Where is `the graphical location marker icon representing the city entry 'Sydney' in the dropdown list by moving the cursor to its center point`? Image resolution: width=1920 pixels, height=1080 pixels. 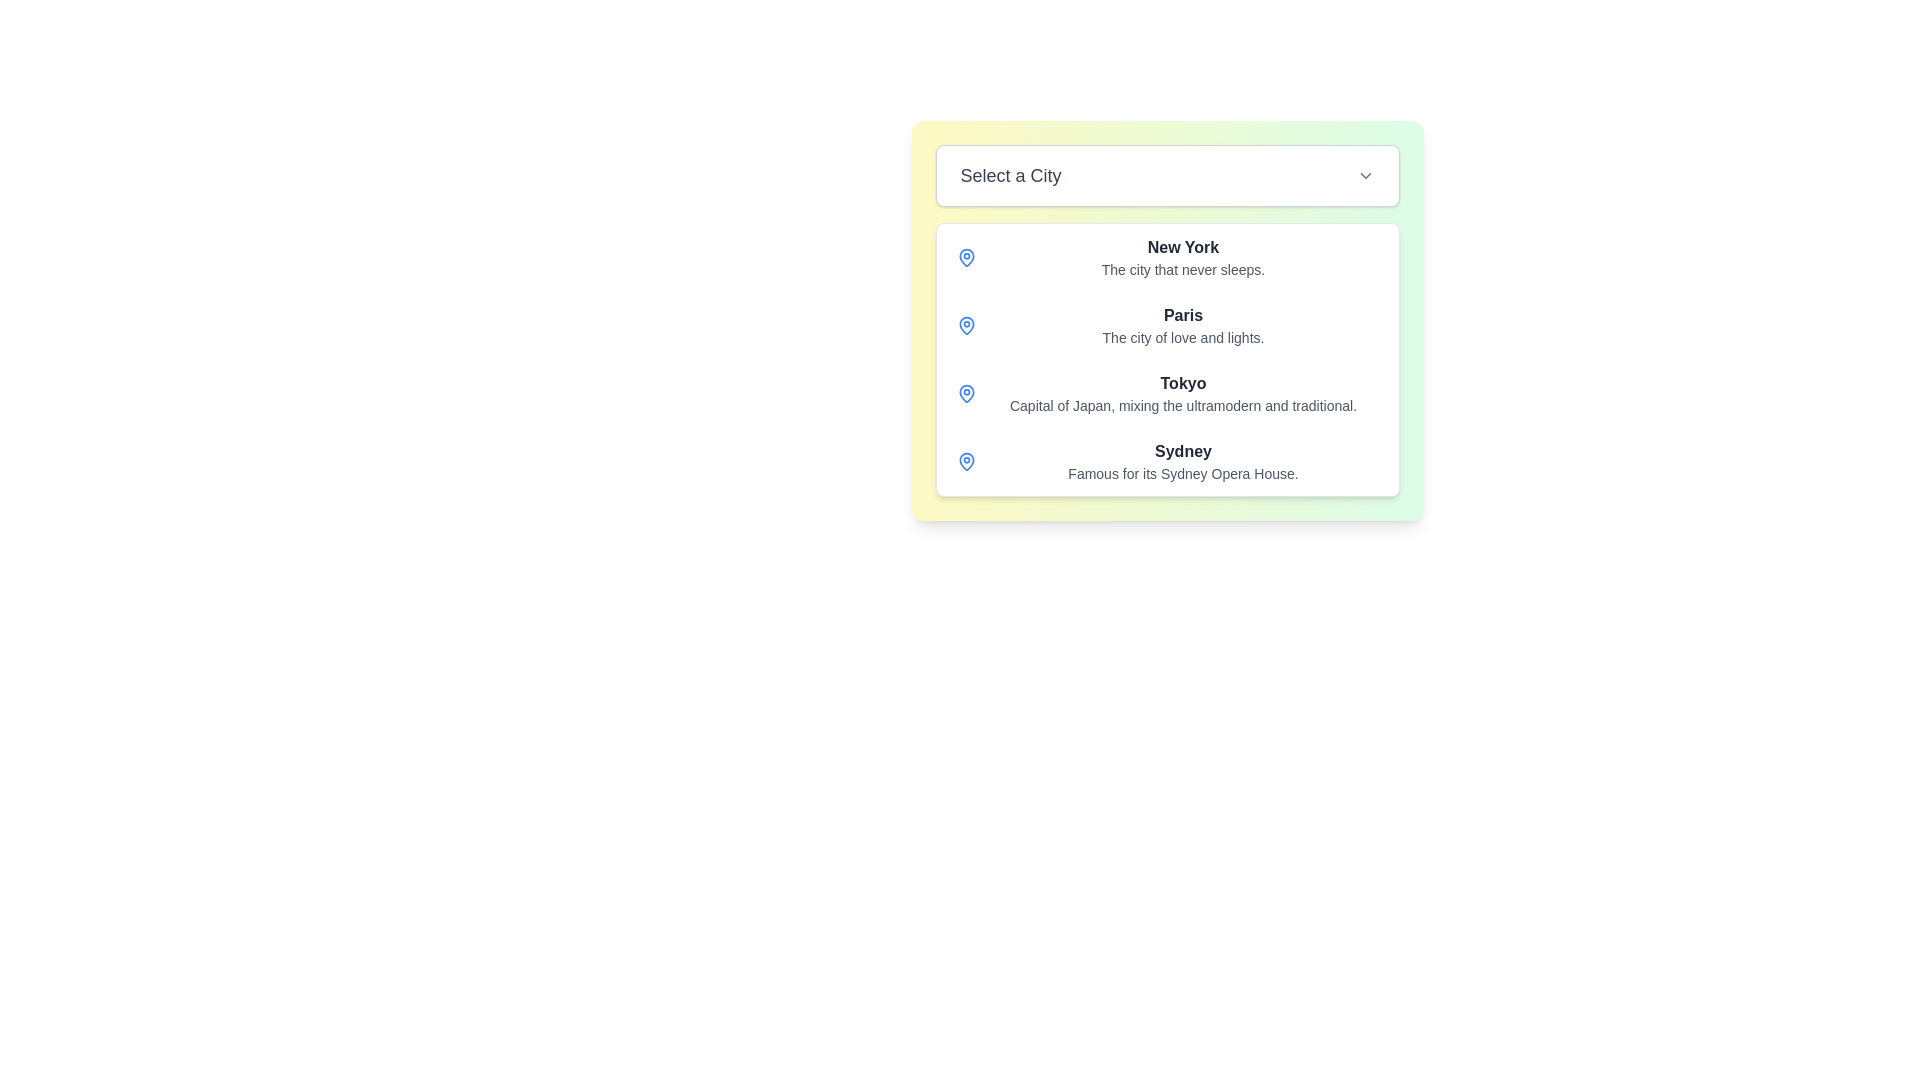 the graphical location marker icon representing the city entry 'Sydney' in the dropdown list by moving the cursor to its center point is located at coordinates (966, 462).